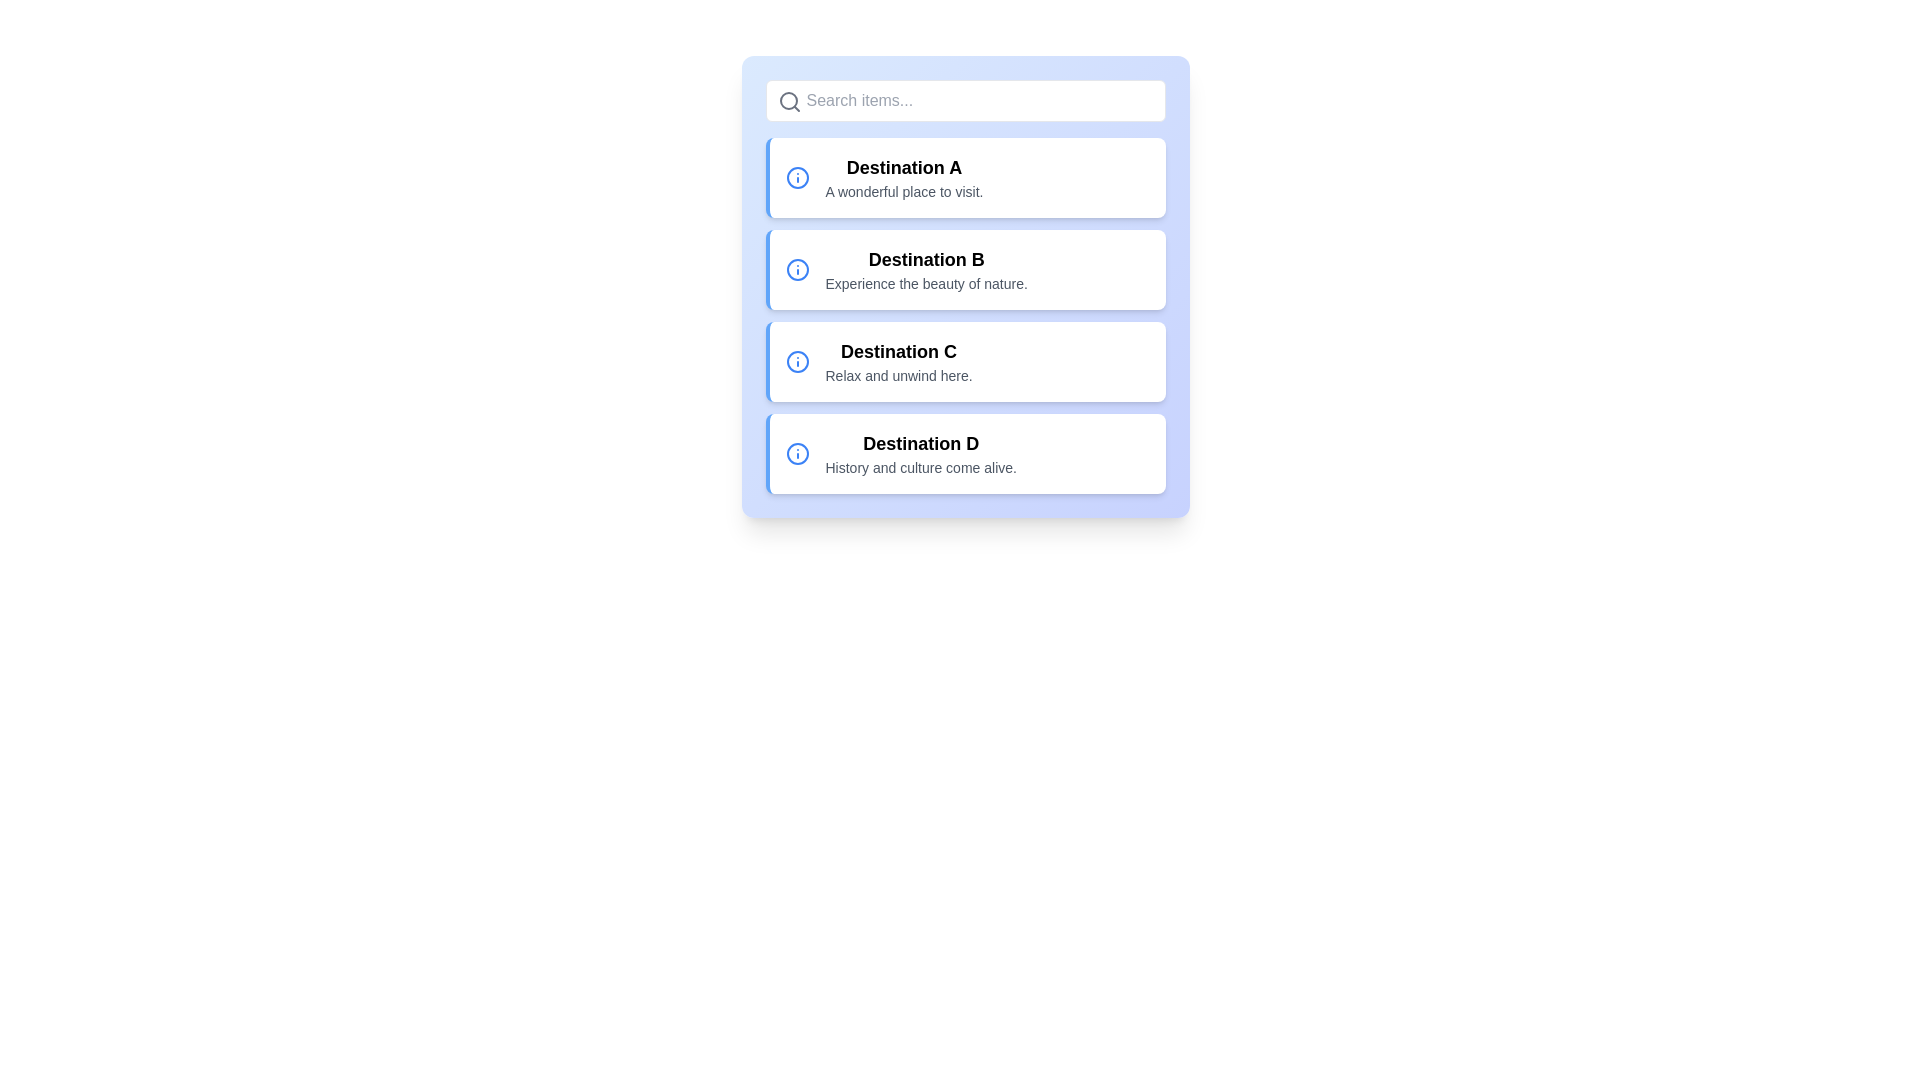  Describe the element at coordinates (965, 454) in the screenshot. I see `the clickable section titled 'Destination D'` at that location.